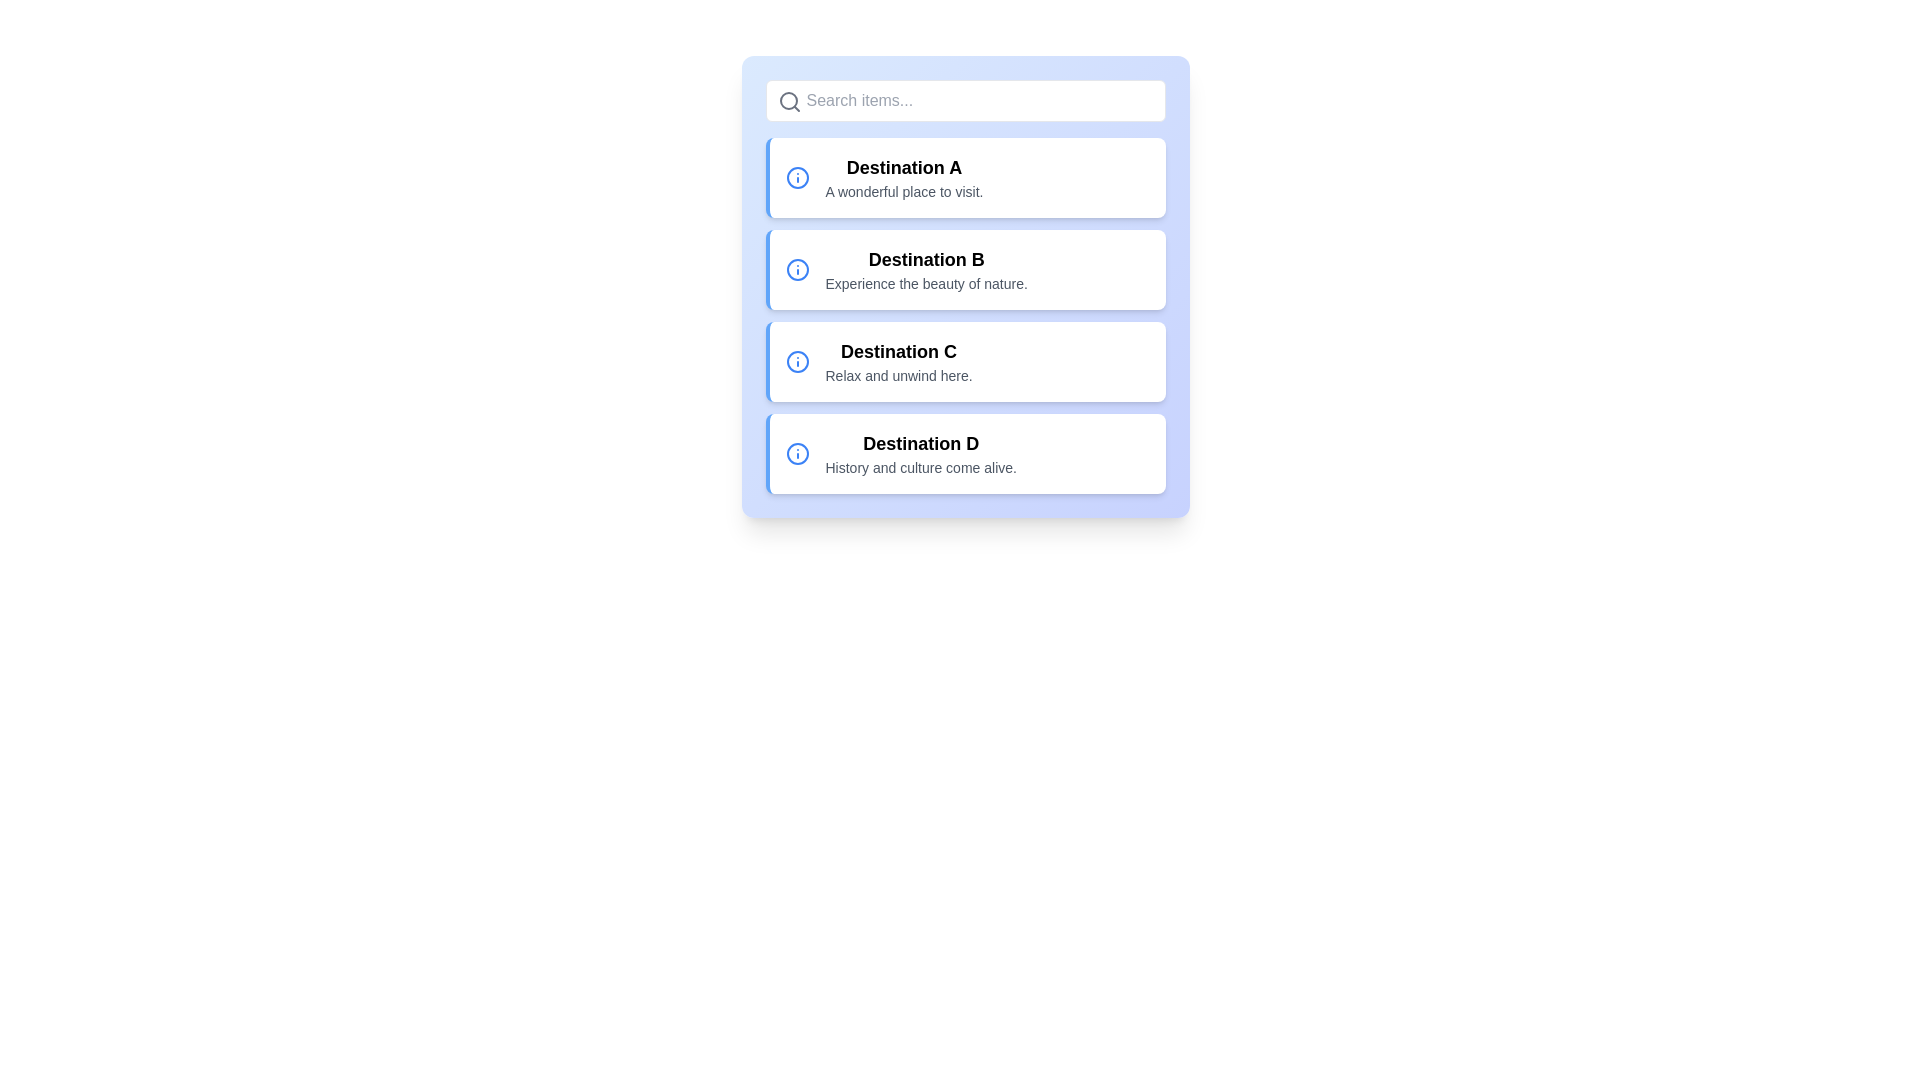  Describe the element at coordinates (965, 454) in the screenshot. I see `the clickable section titled 'Destination D'` at that location.